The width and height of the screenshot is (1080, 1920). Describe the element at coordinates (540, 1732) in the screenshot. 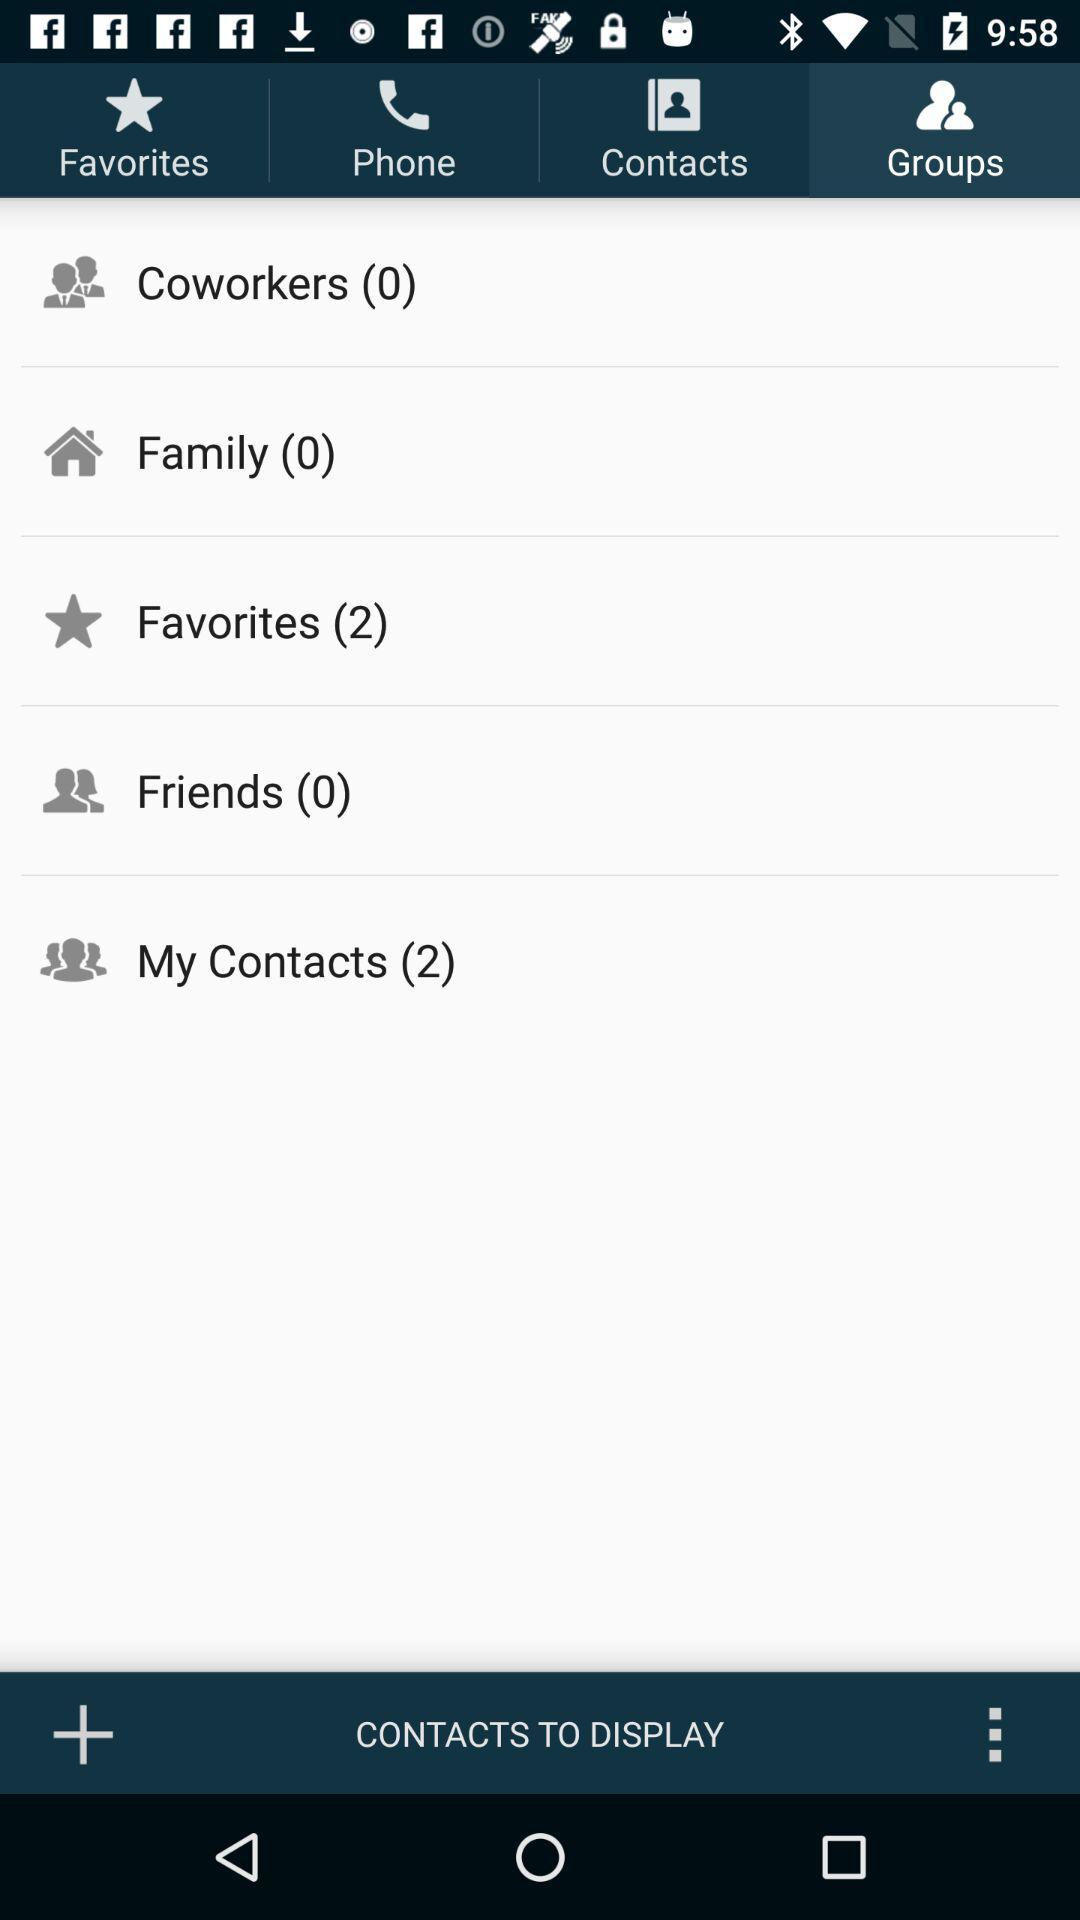

I see `the contacts to display icon` at that location.